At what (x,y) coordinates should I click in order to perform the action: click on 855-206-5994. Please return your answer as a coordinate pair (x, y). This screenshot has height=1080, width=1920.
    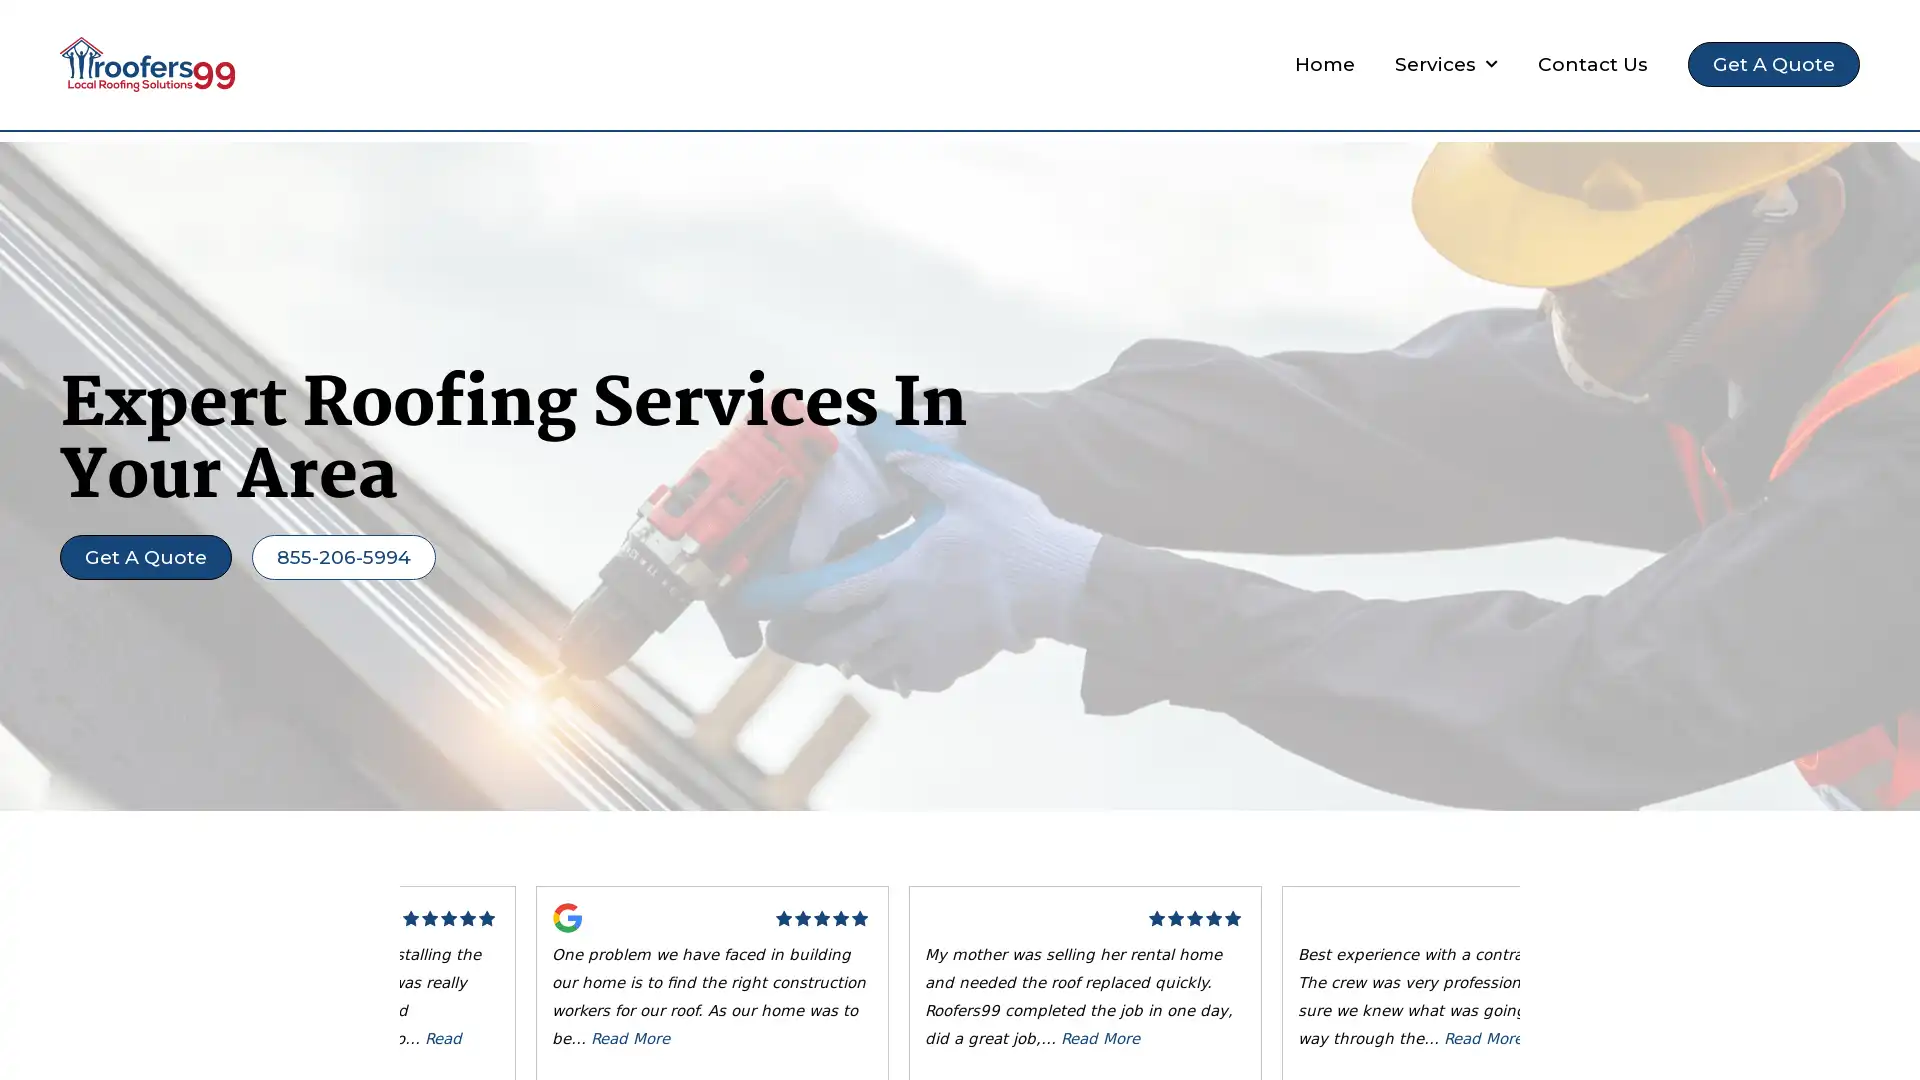
    Looking at the image, I should click on (344, 557).